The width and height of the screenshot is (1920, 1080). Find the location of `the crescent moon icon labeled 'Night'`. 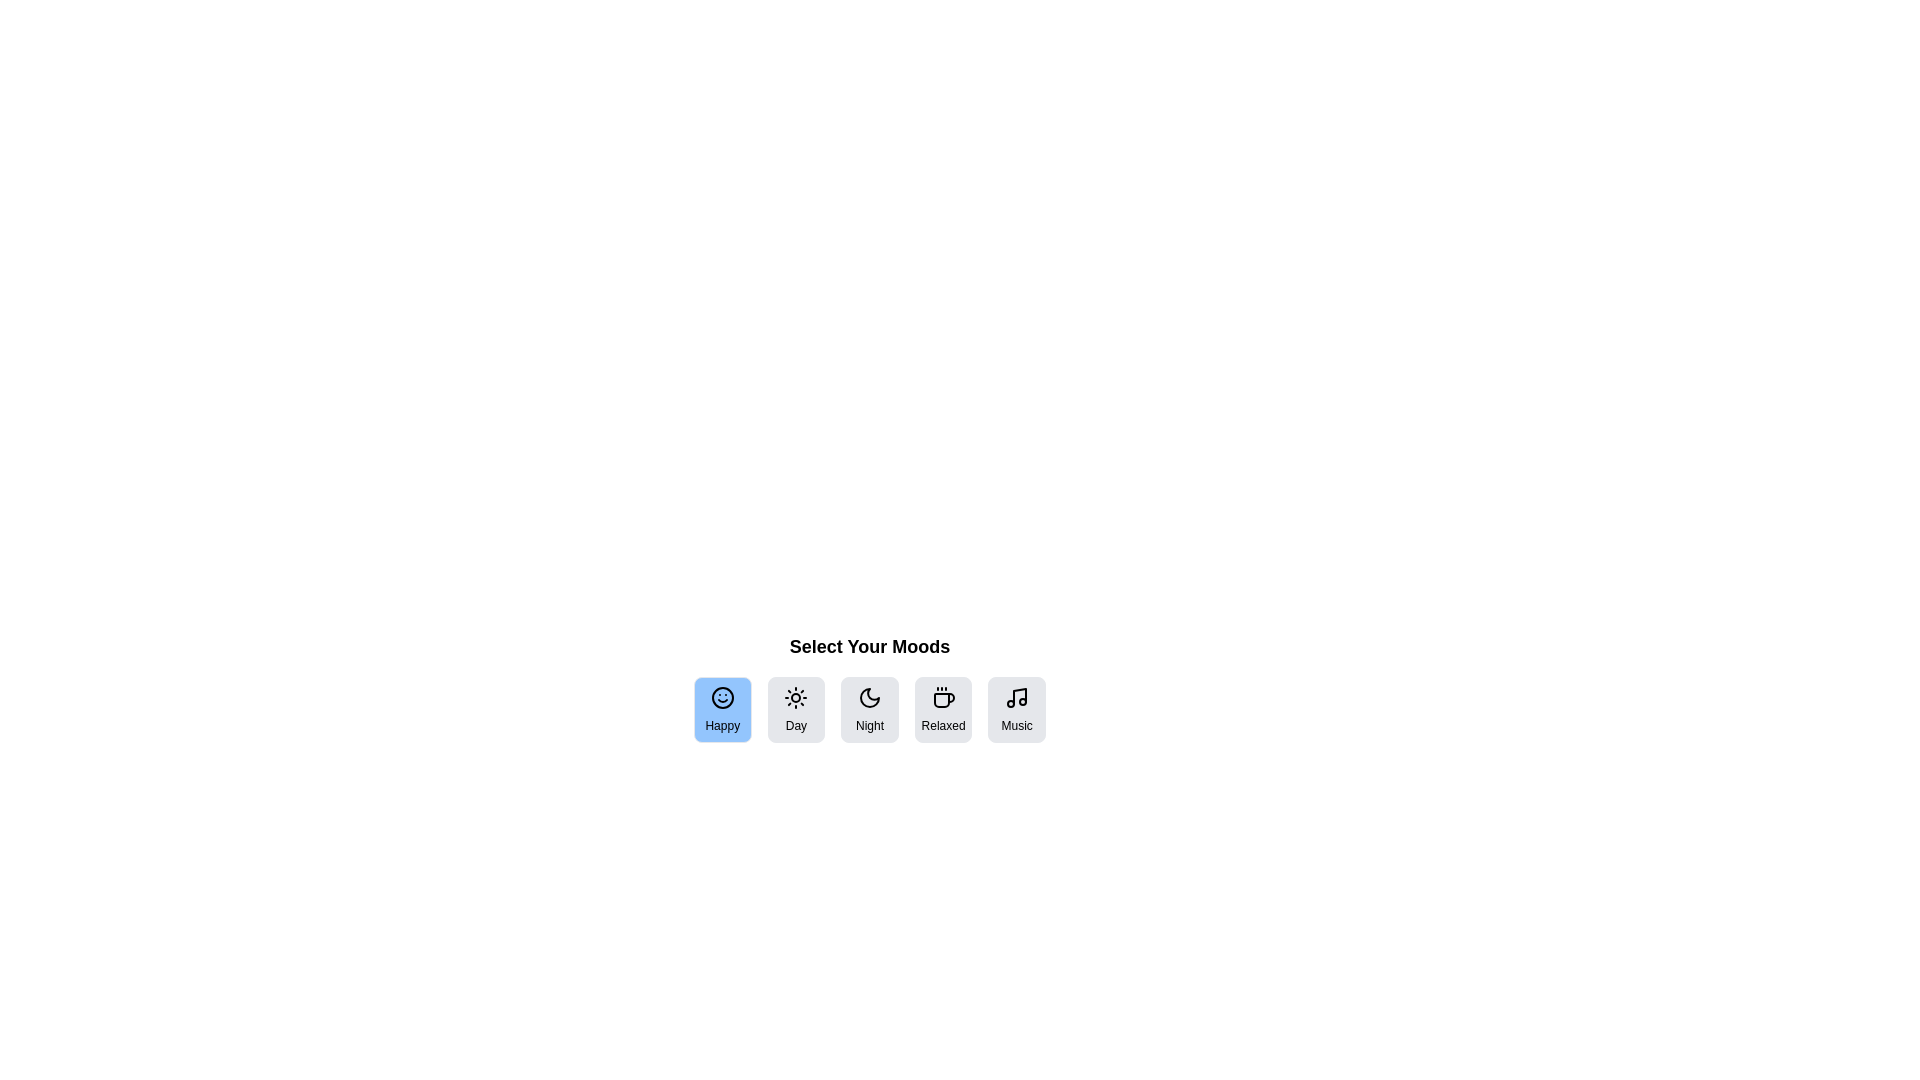

the crescent moon icon labeled 'Night' is located at coordinates (869, 697).